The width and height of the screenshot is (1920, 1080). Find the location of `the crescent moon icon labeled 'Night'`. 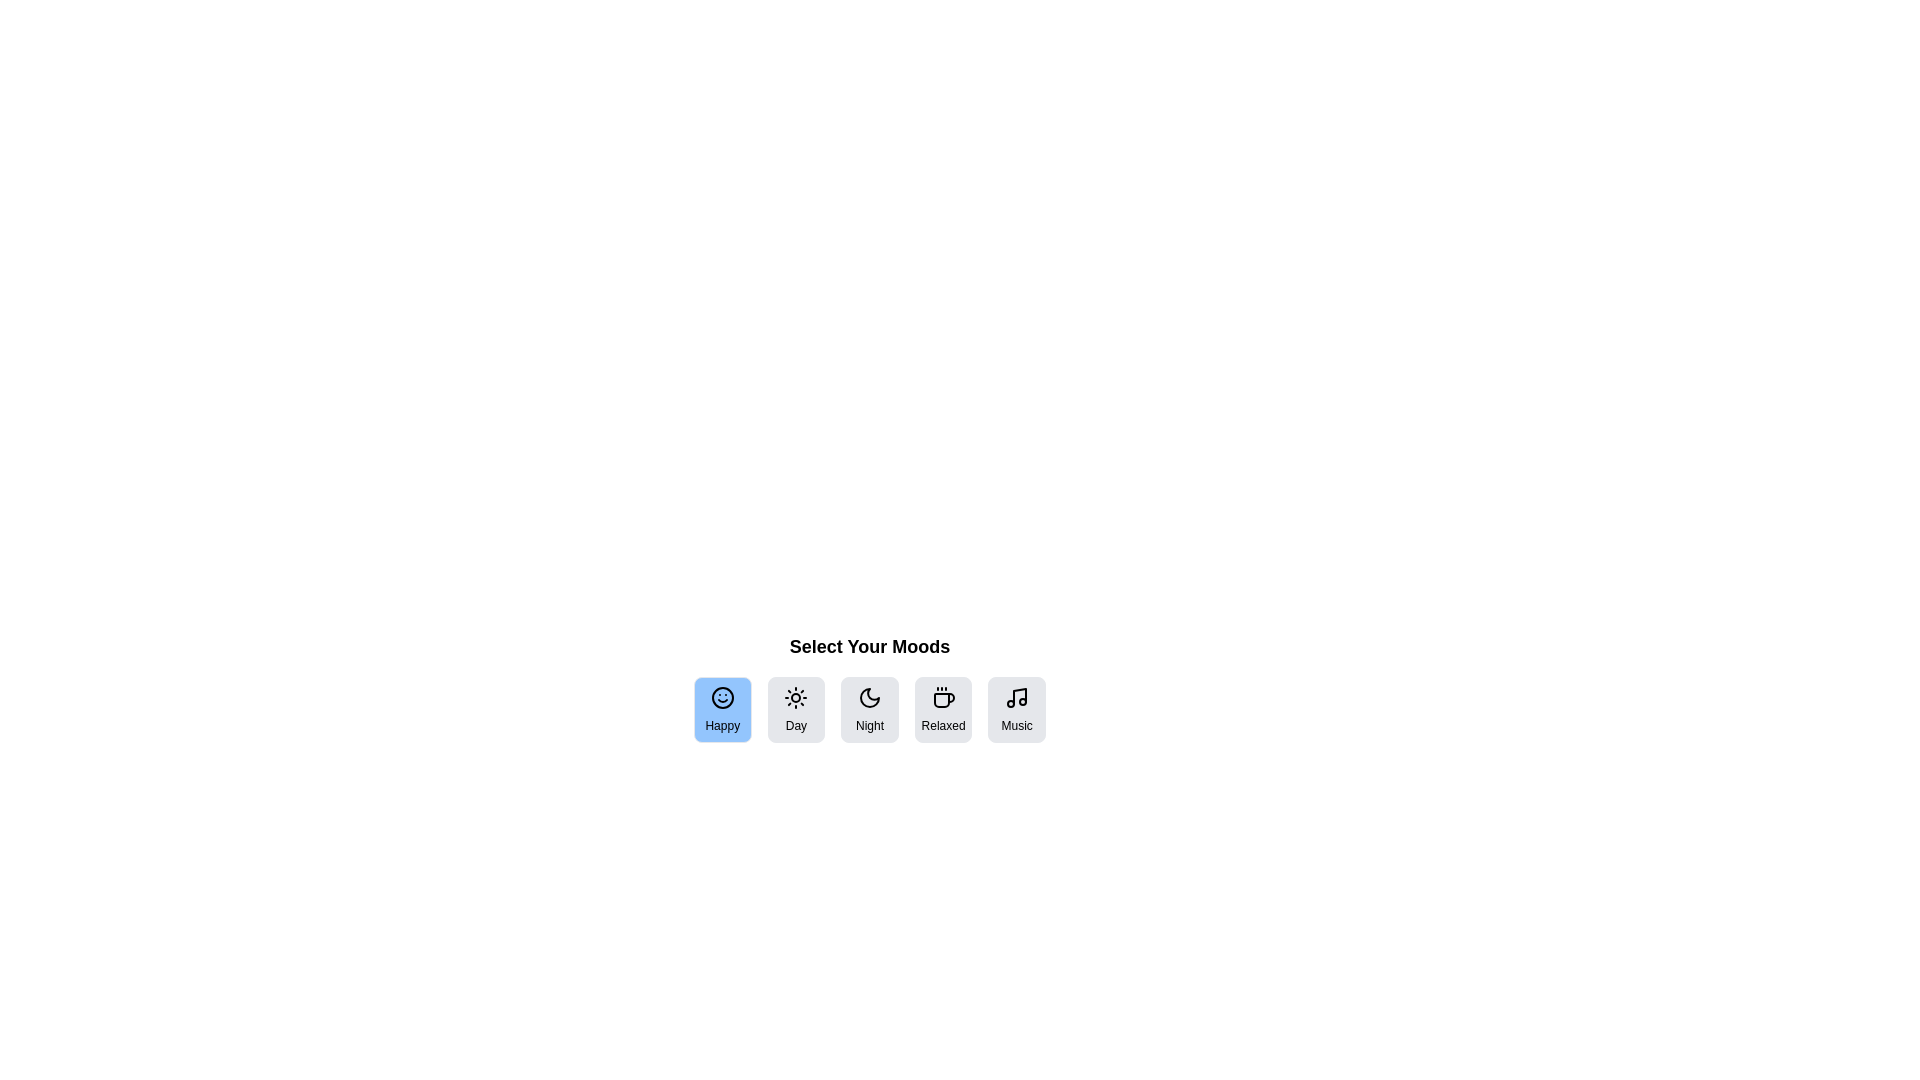

the crescent moon icon labeled 'Night' is located at coordinates (869, 697).